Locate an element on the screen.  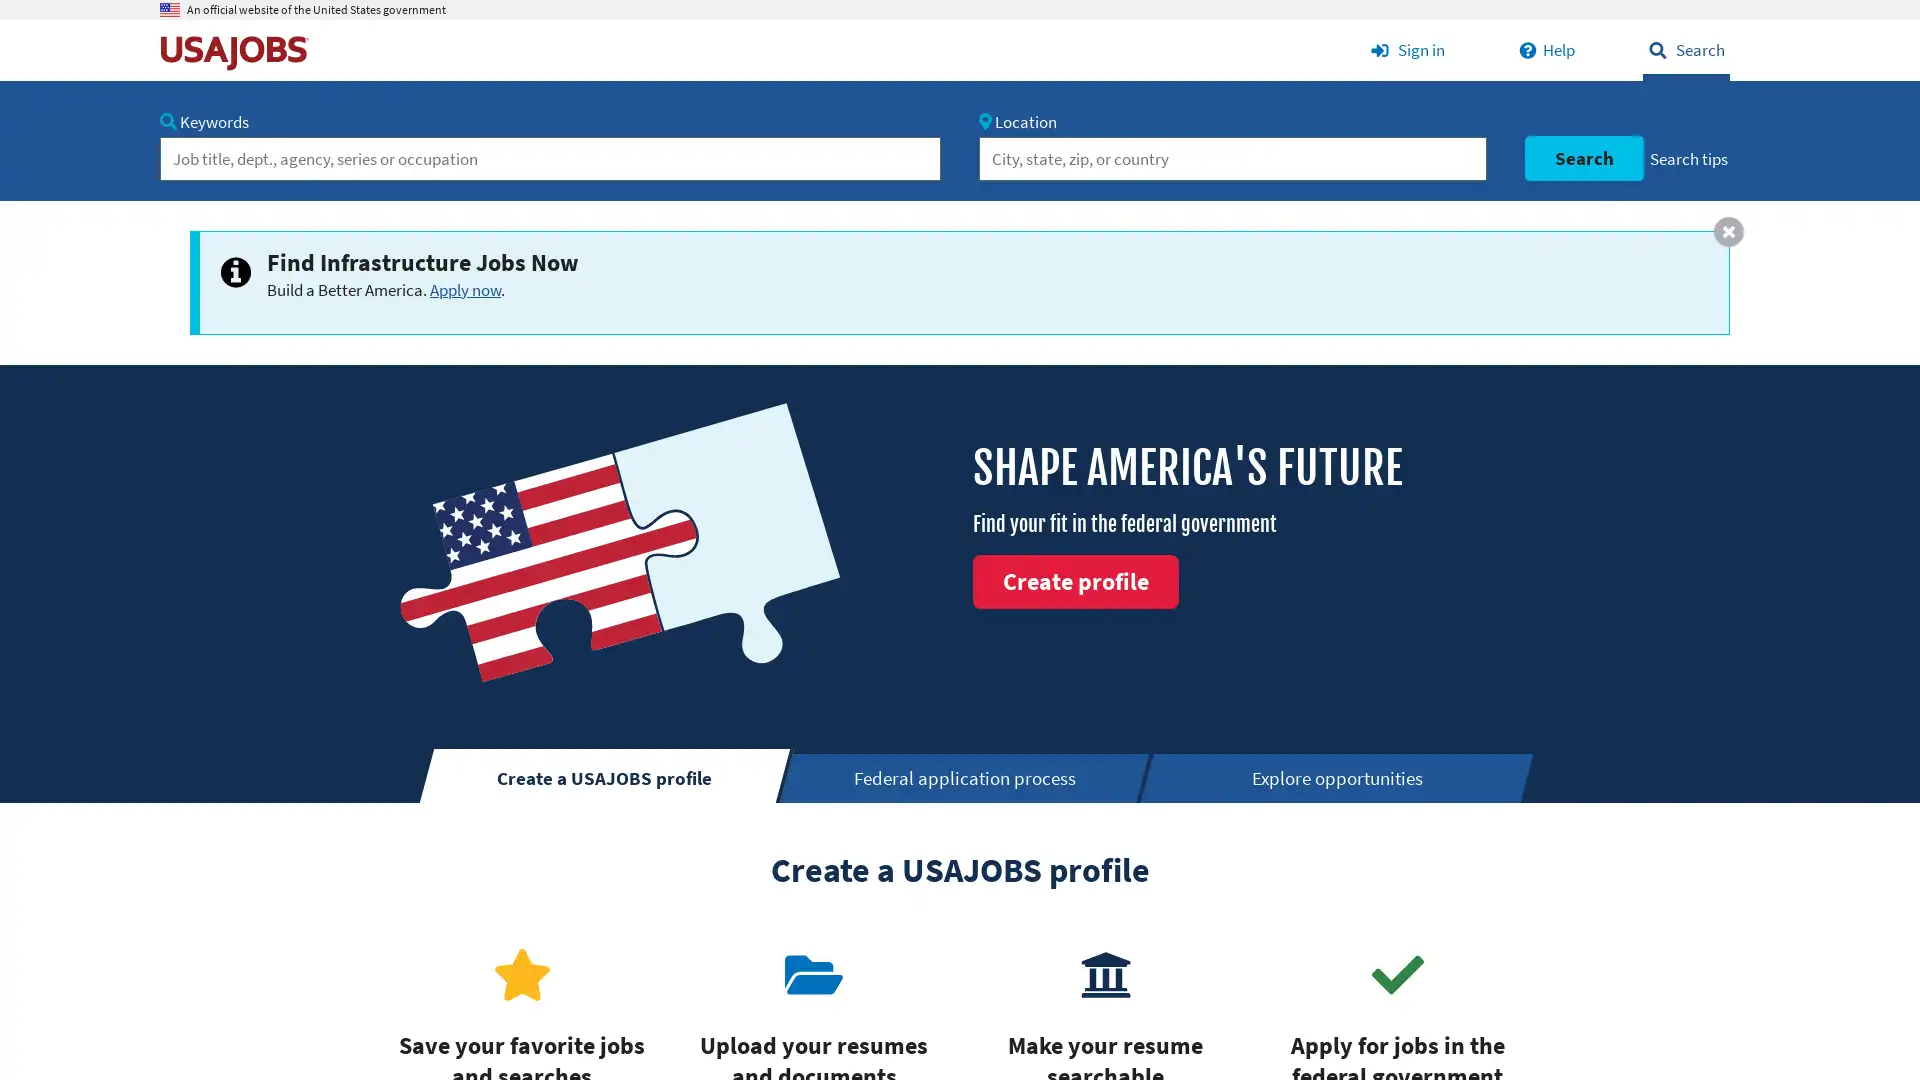
Federal application process is located at coordinates (966, 777).